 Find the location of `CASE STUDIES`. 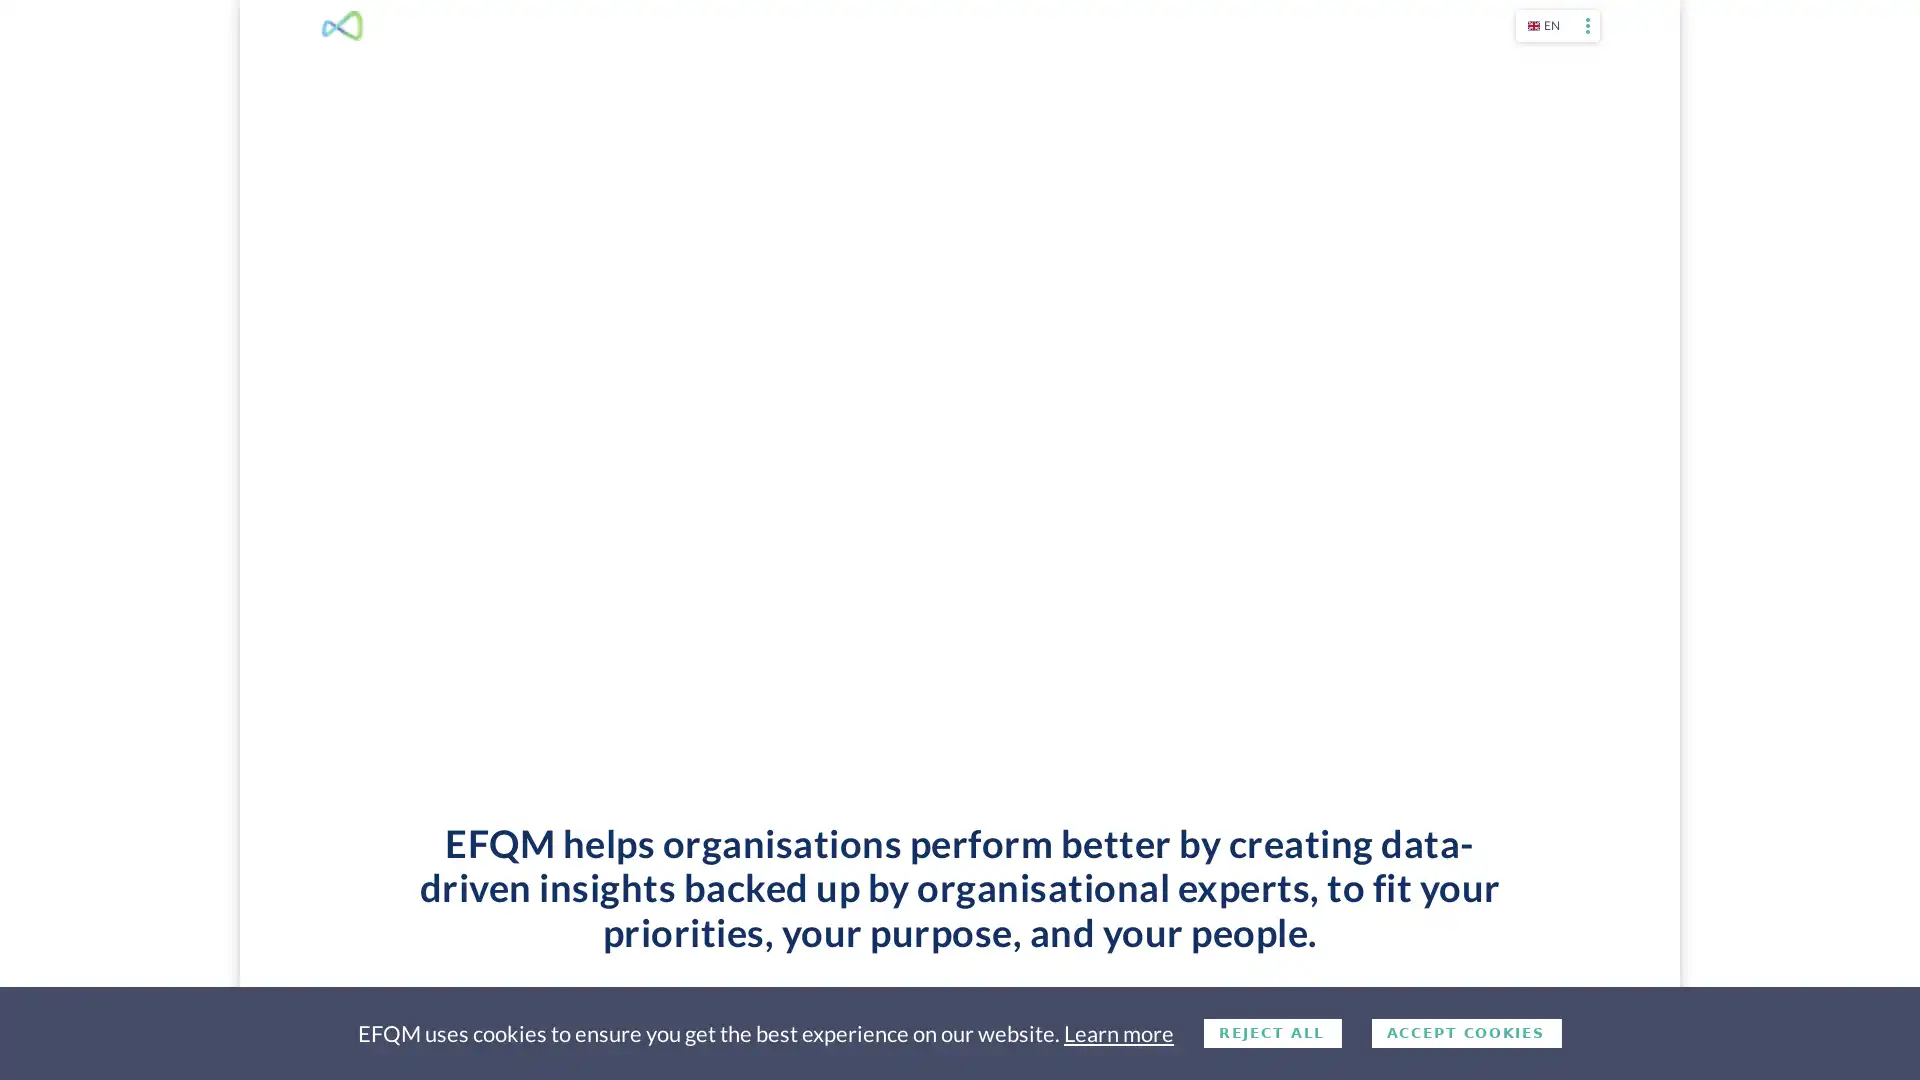

CASE STUDIES is located at coordinates (1312, 70).